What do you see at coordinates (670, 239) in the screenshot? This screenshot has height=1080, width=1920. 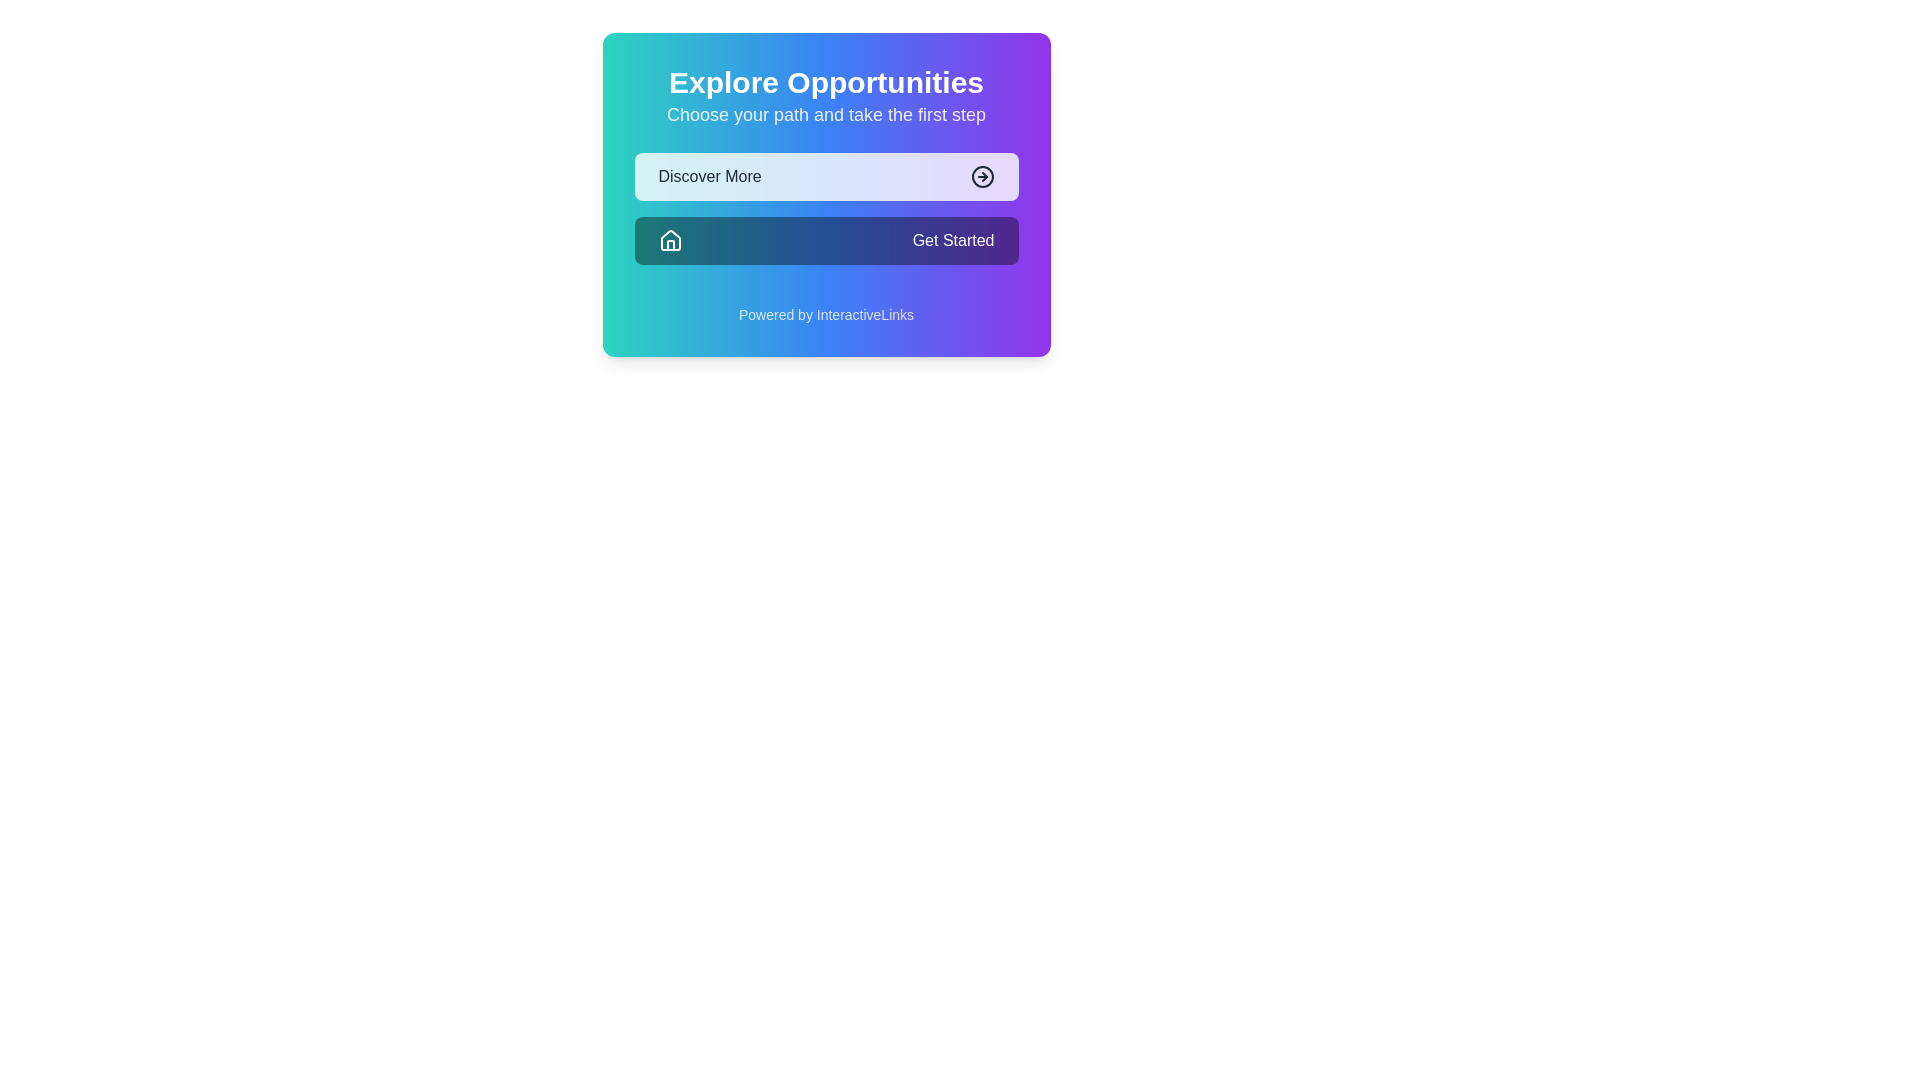 I see `the home icon located on the left side of the 'Get Started' button at the bottom of the card layout` at bounding box center [670, 239].